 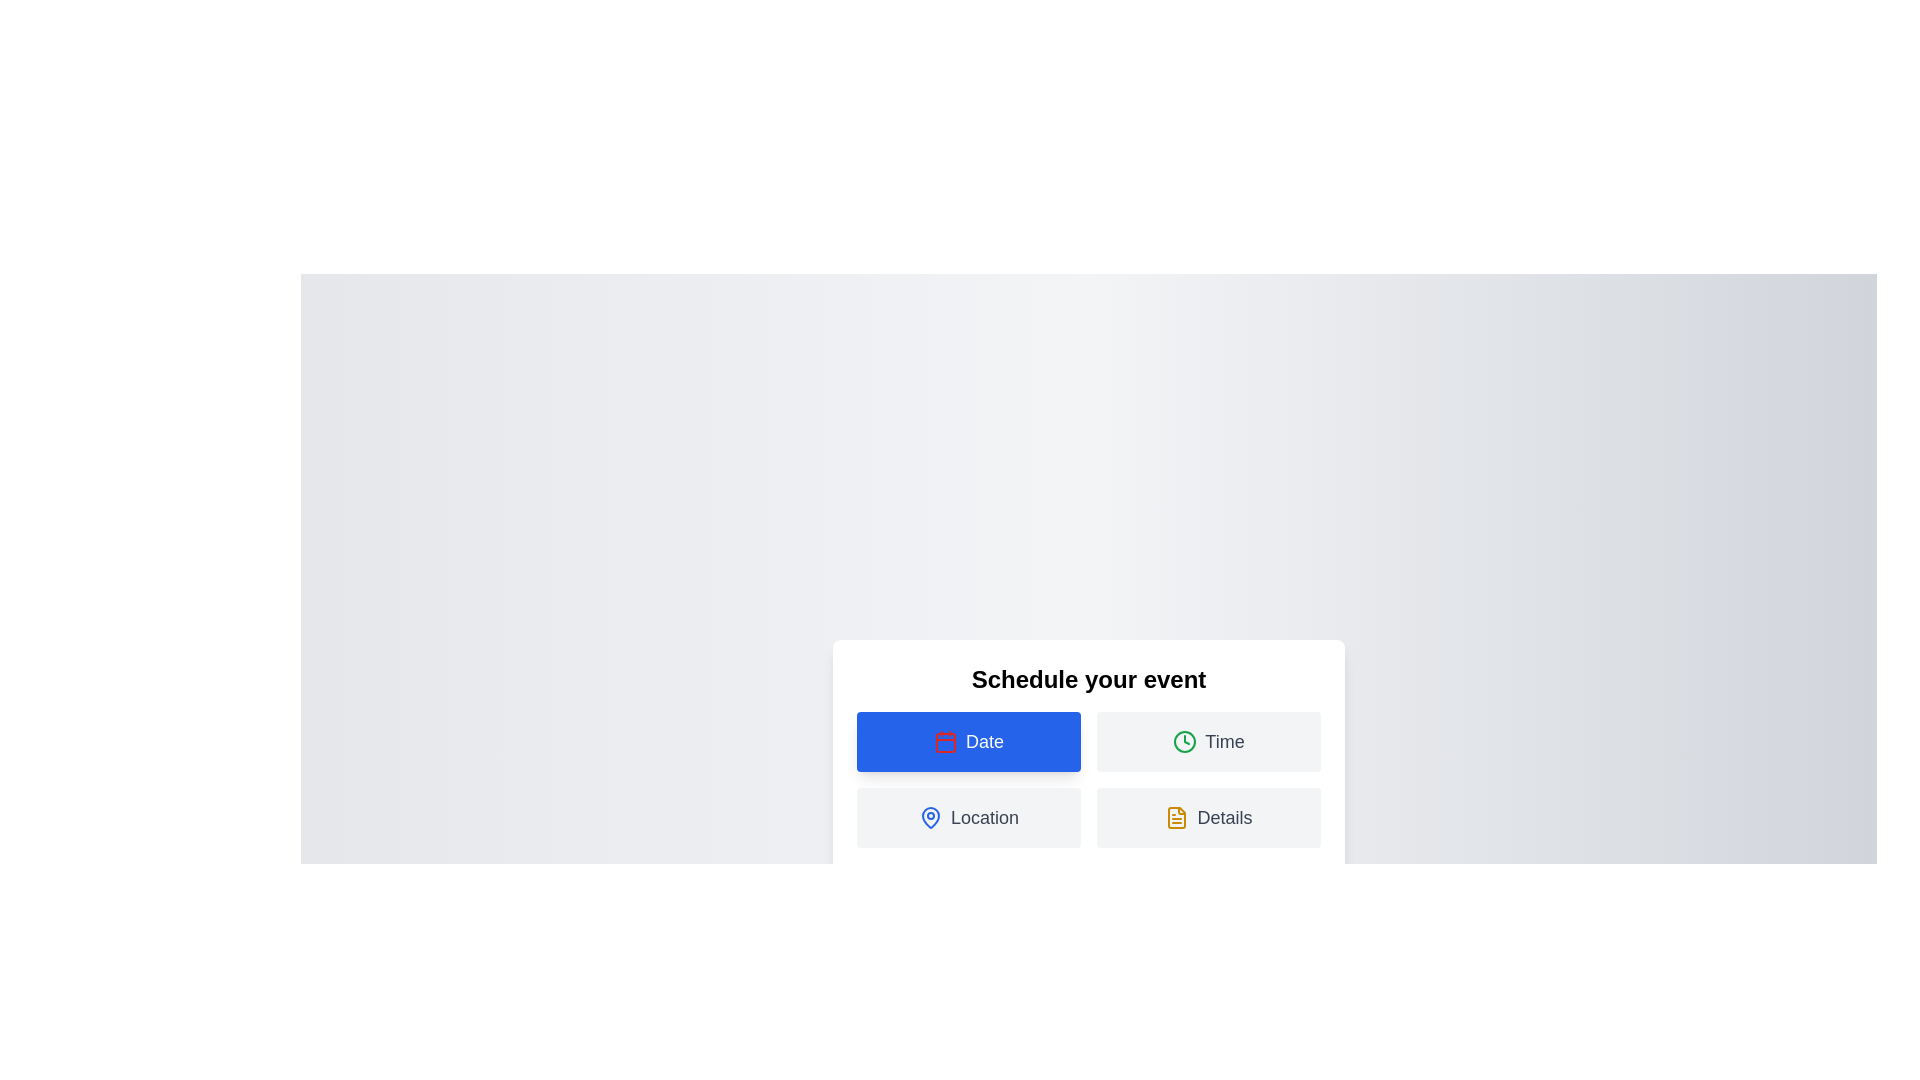 What do you see at coordinates (1208, 741) in the screenshot?
I see `the time-related setting button located in the first row and second column of the grid layout` at bounding box center [1208, 741].